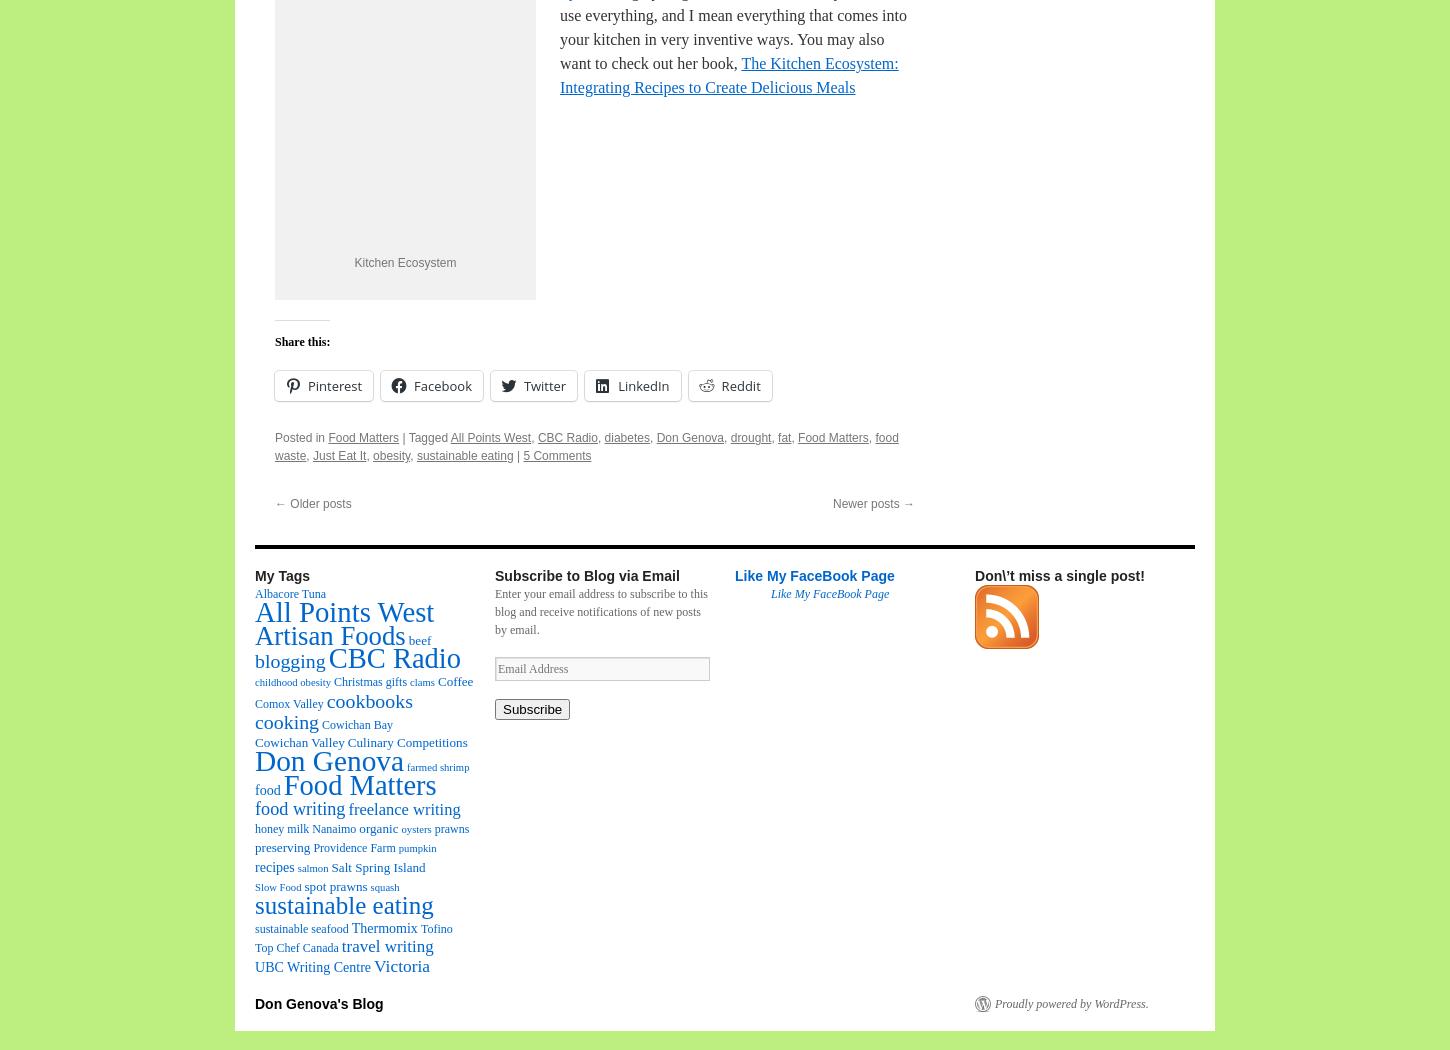 The image size is (1450, 1050). I want to click on 'recipes', so click(274, 865).